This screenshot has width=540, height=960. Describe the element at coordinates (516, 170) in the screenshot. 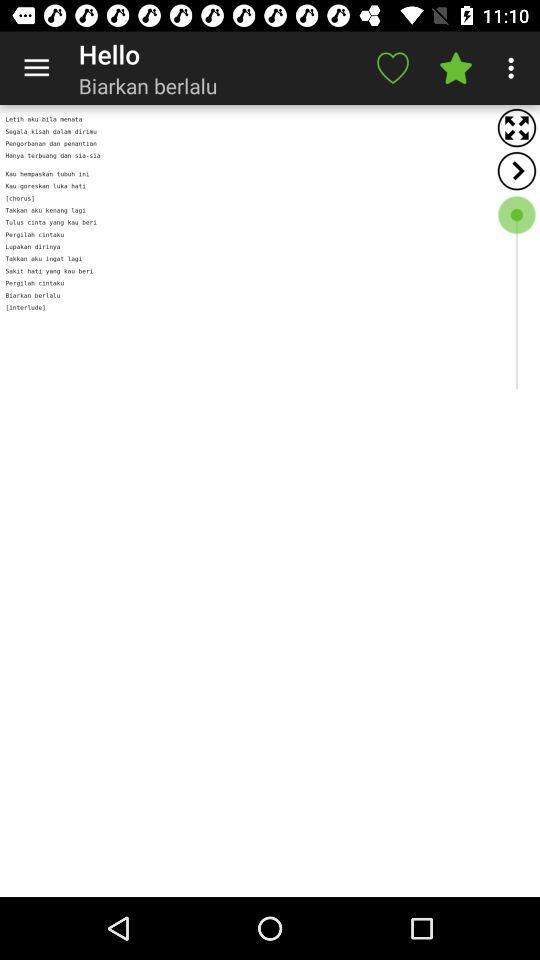

I see `the arrow_forward icon` at that location.